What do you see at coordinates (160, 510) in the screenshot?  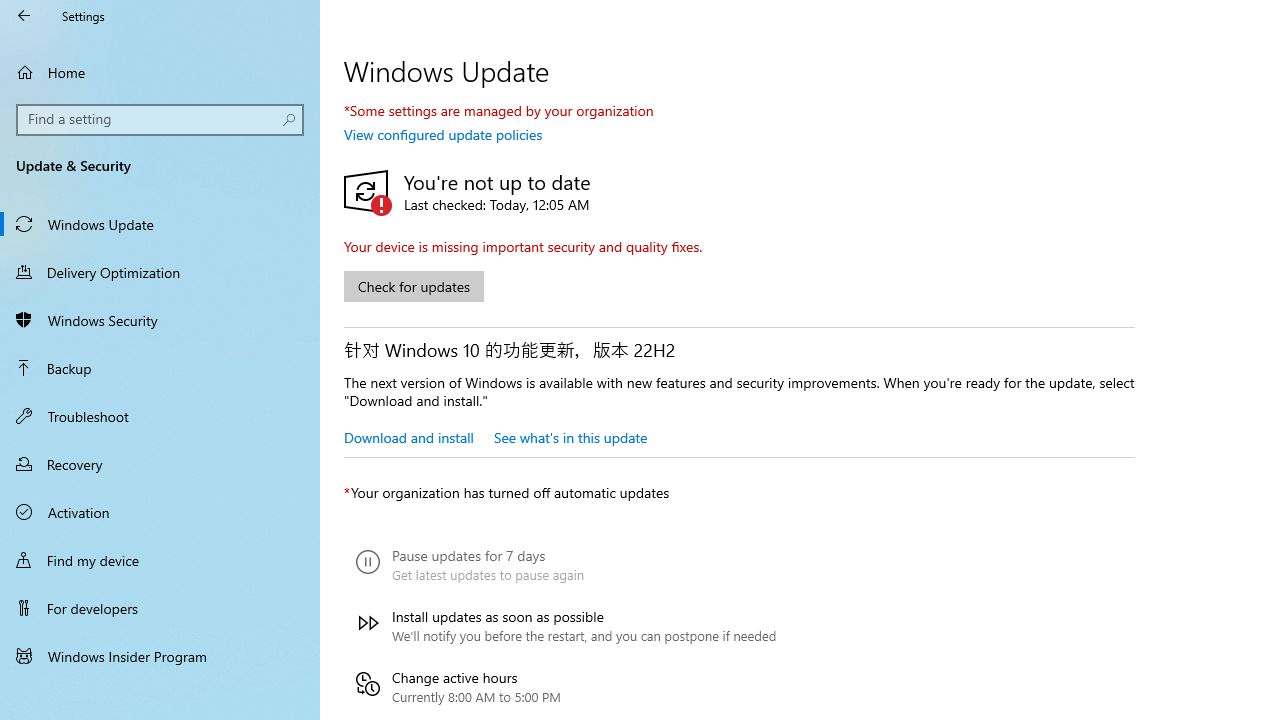 I see `'Activation'` at bounding box center [160, 510].